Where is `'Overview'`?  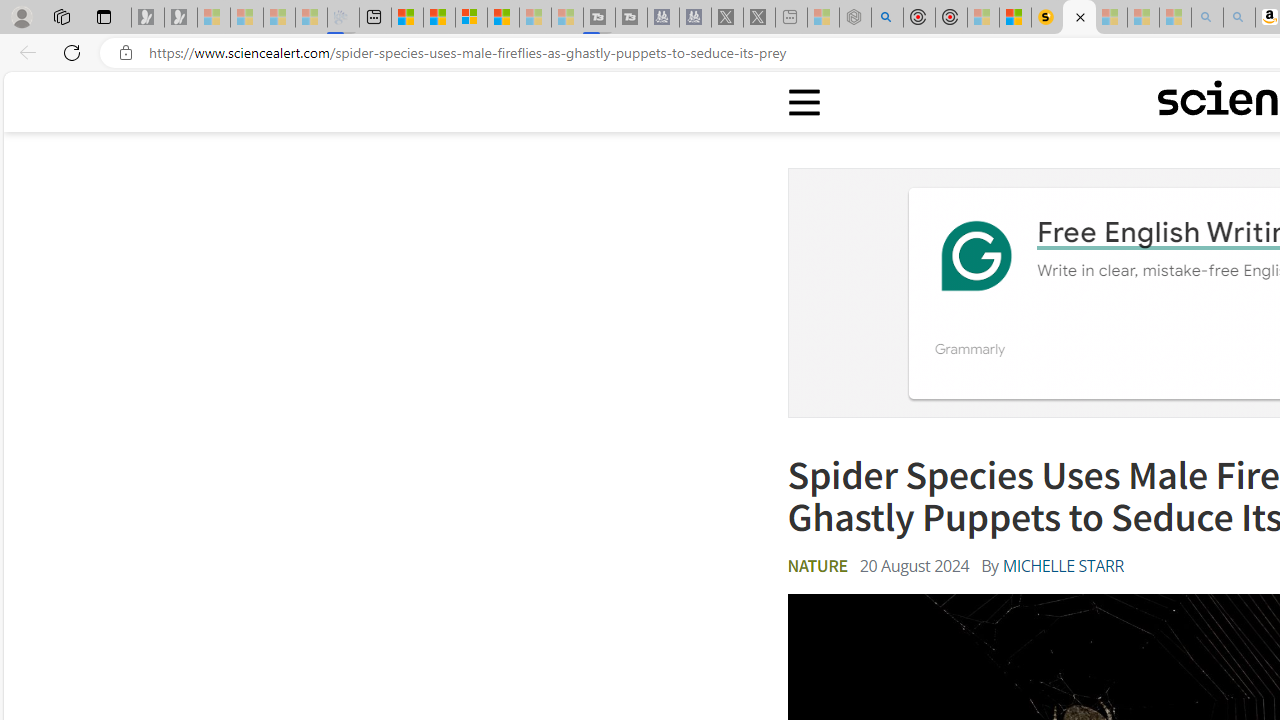
'Overview' is located at coordinates (470, 17).